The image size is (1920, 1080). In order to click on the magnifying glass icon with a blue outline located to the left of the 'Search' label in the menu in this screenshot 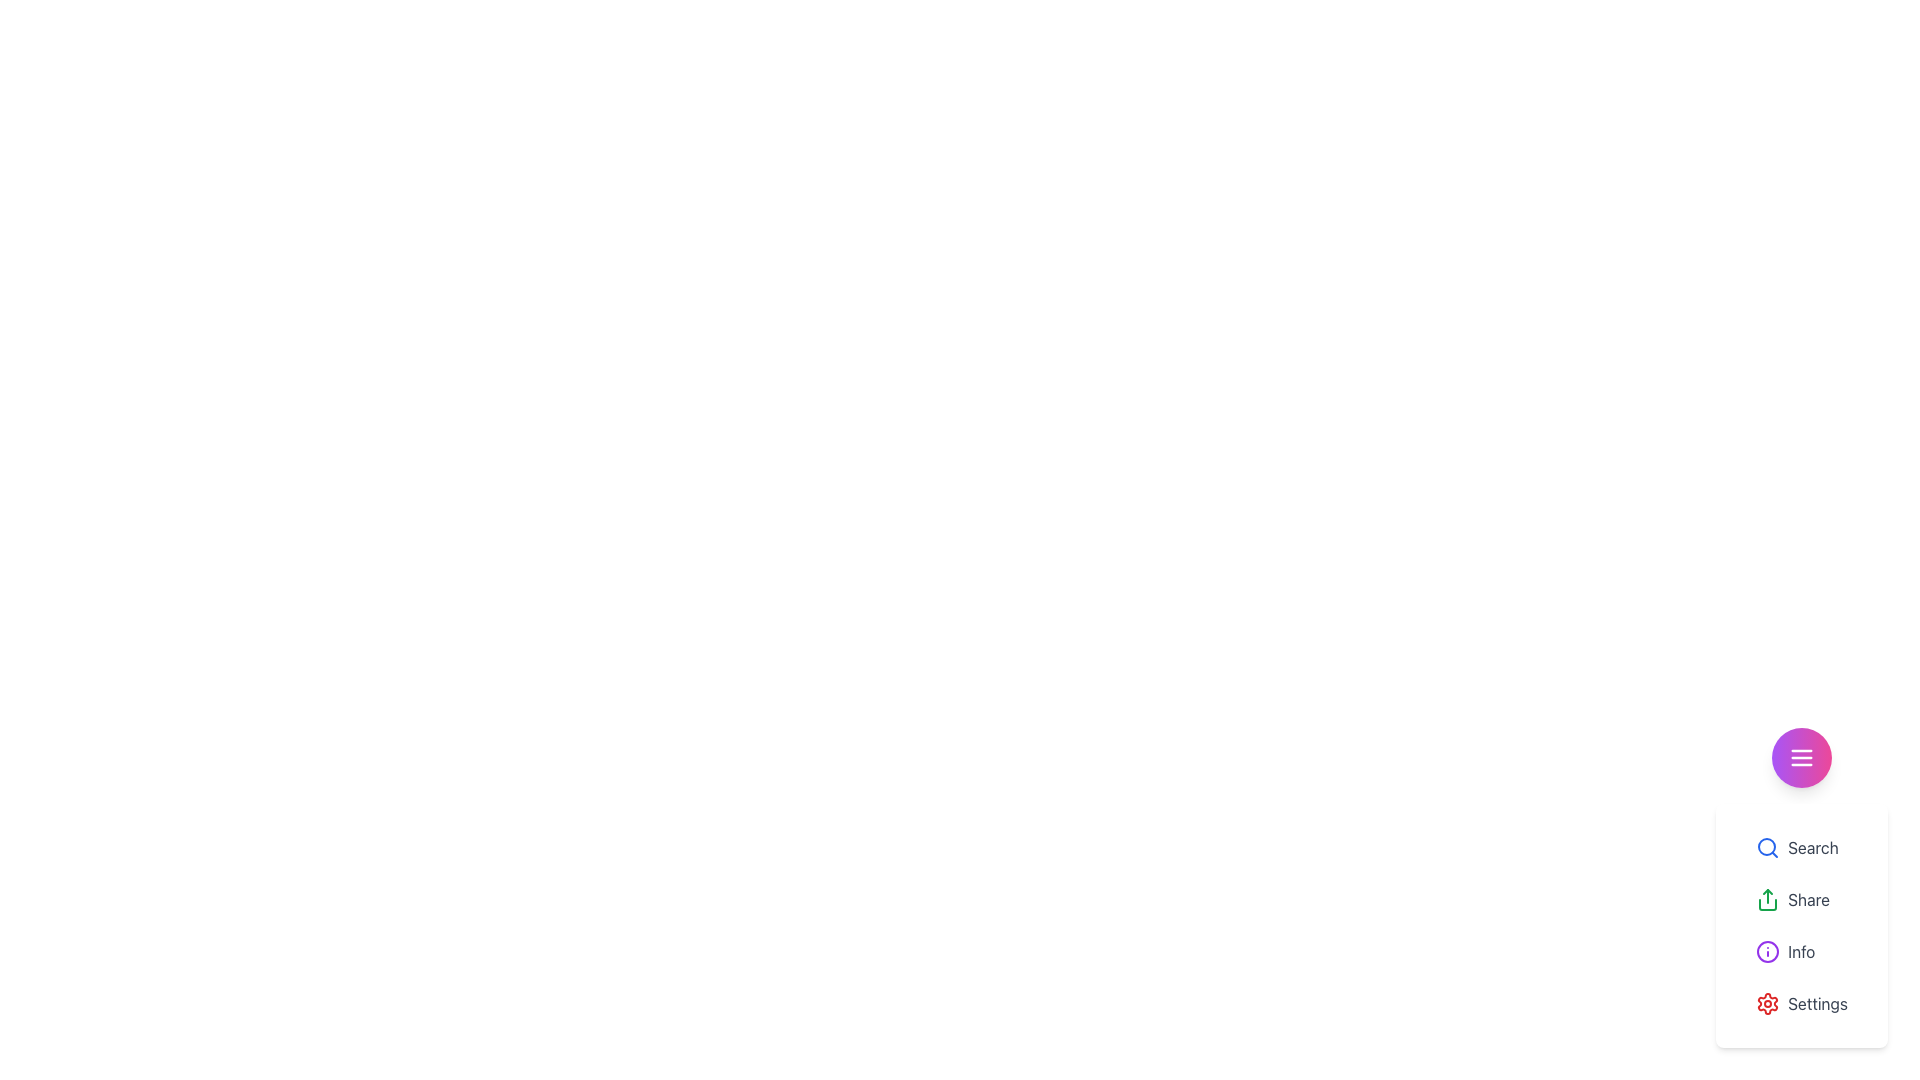, I will do `click(1768, 848)`.